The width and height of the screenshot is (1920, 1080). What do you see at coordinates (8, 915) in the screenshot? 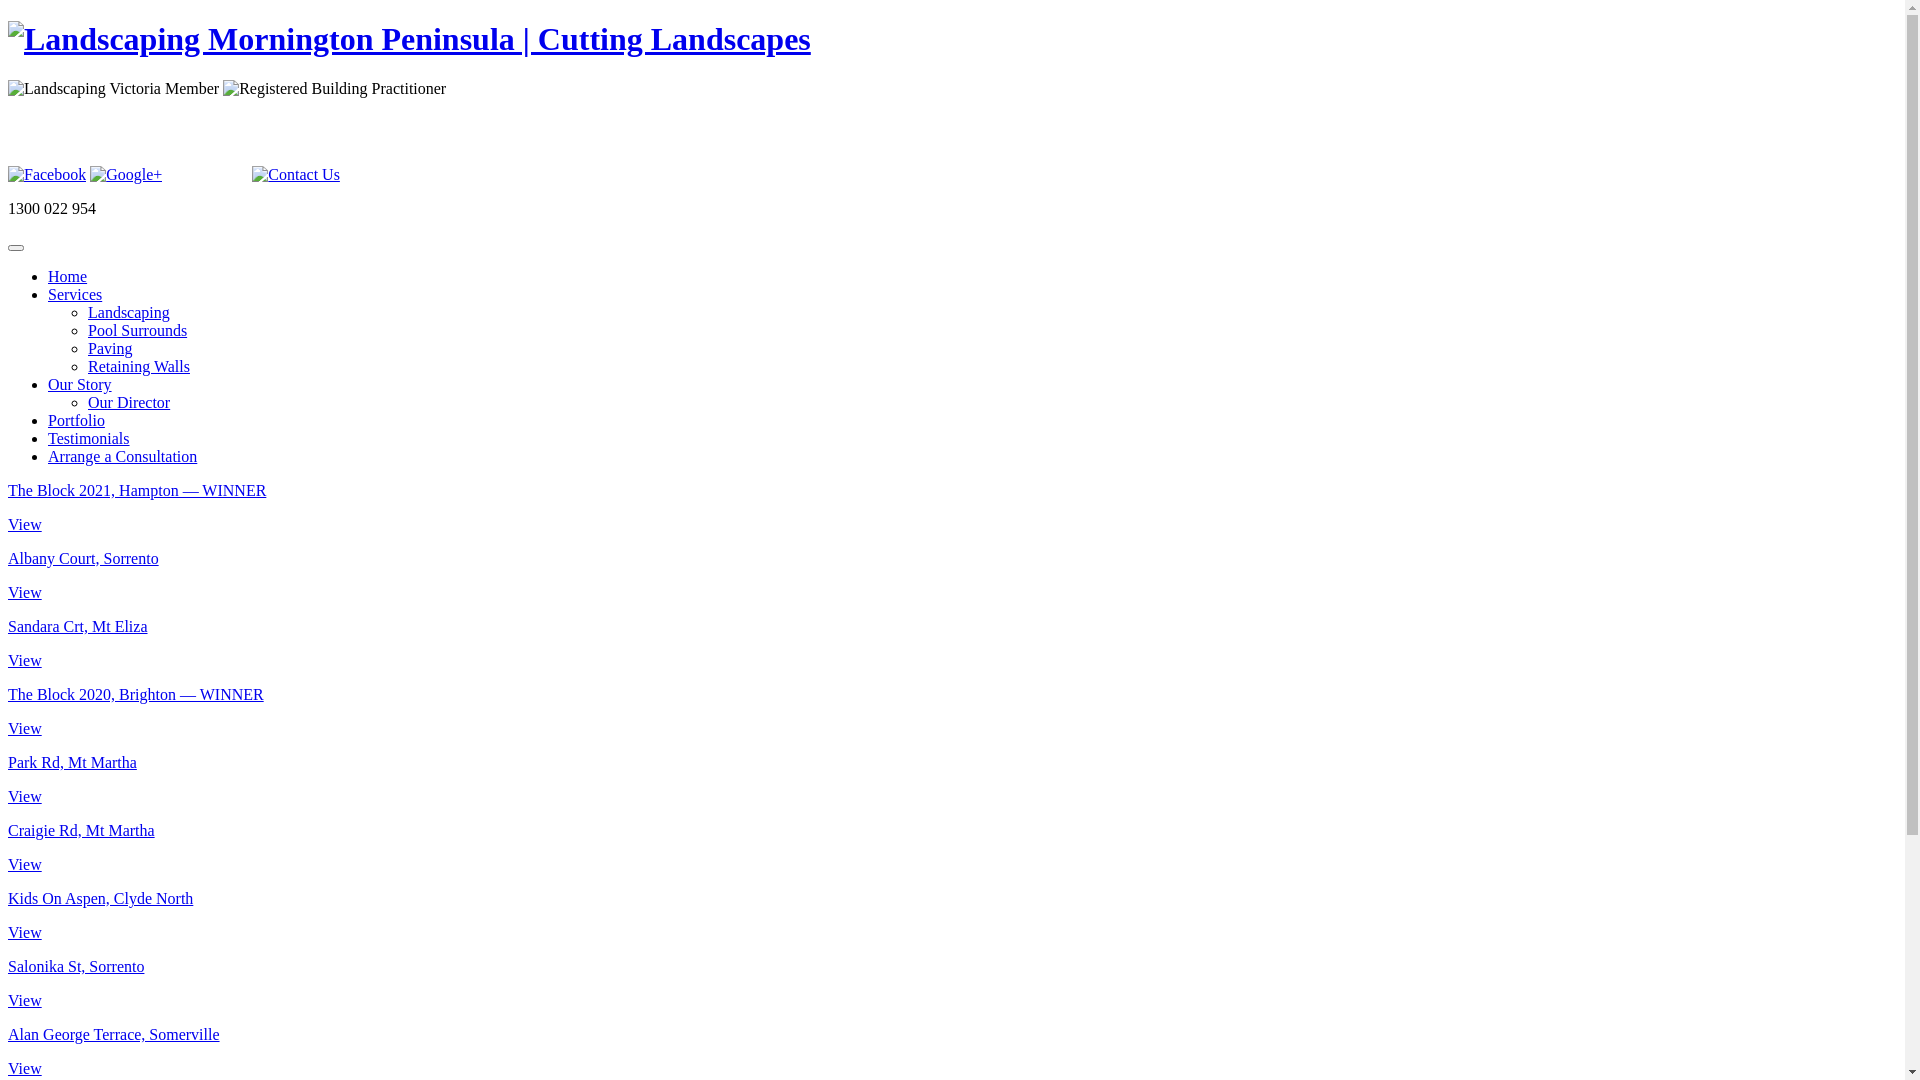
I see `'Kids On Aspen, Clyde North` at bounding box center [8, 915].